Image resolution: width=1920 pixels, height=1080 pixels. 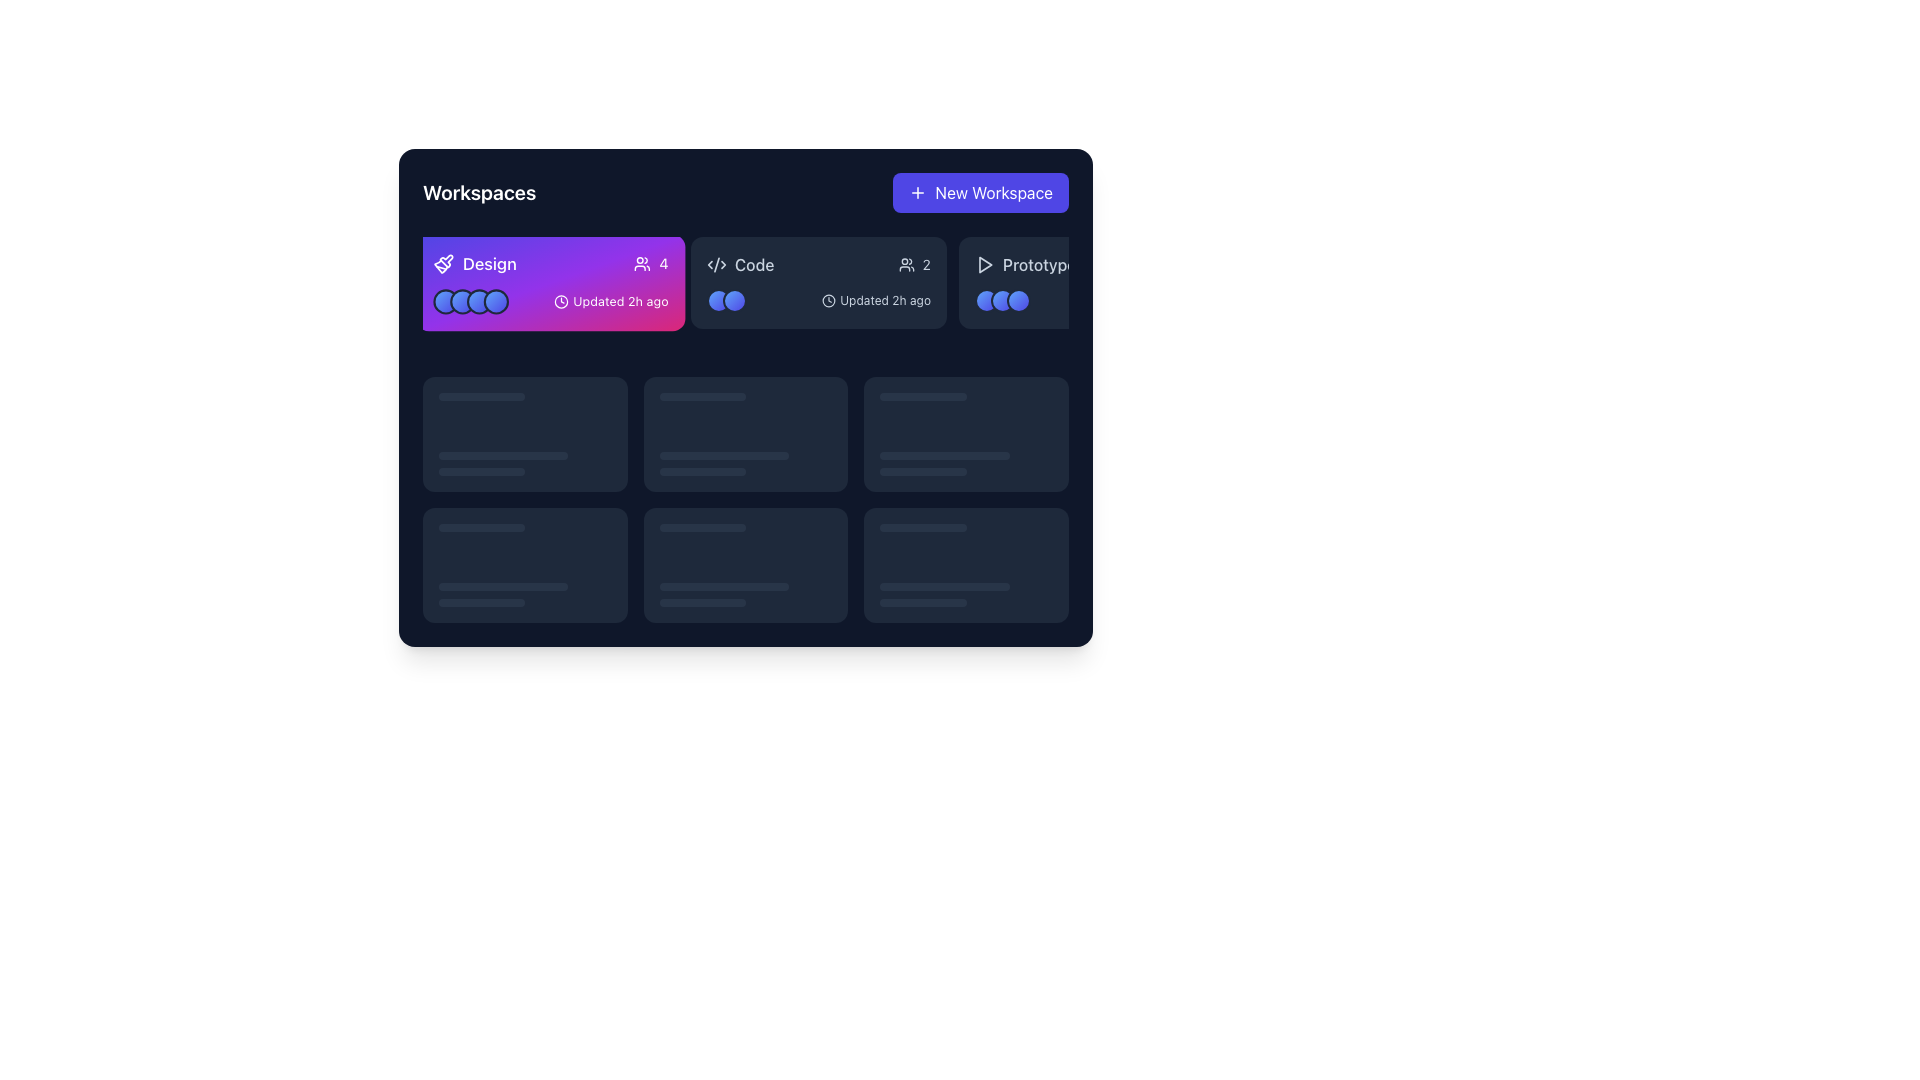 I want to click on the leftmost icon in the 'Code' group, which represents programming or coding functionality, so click(x=716, y=264).